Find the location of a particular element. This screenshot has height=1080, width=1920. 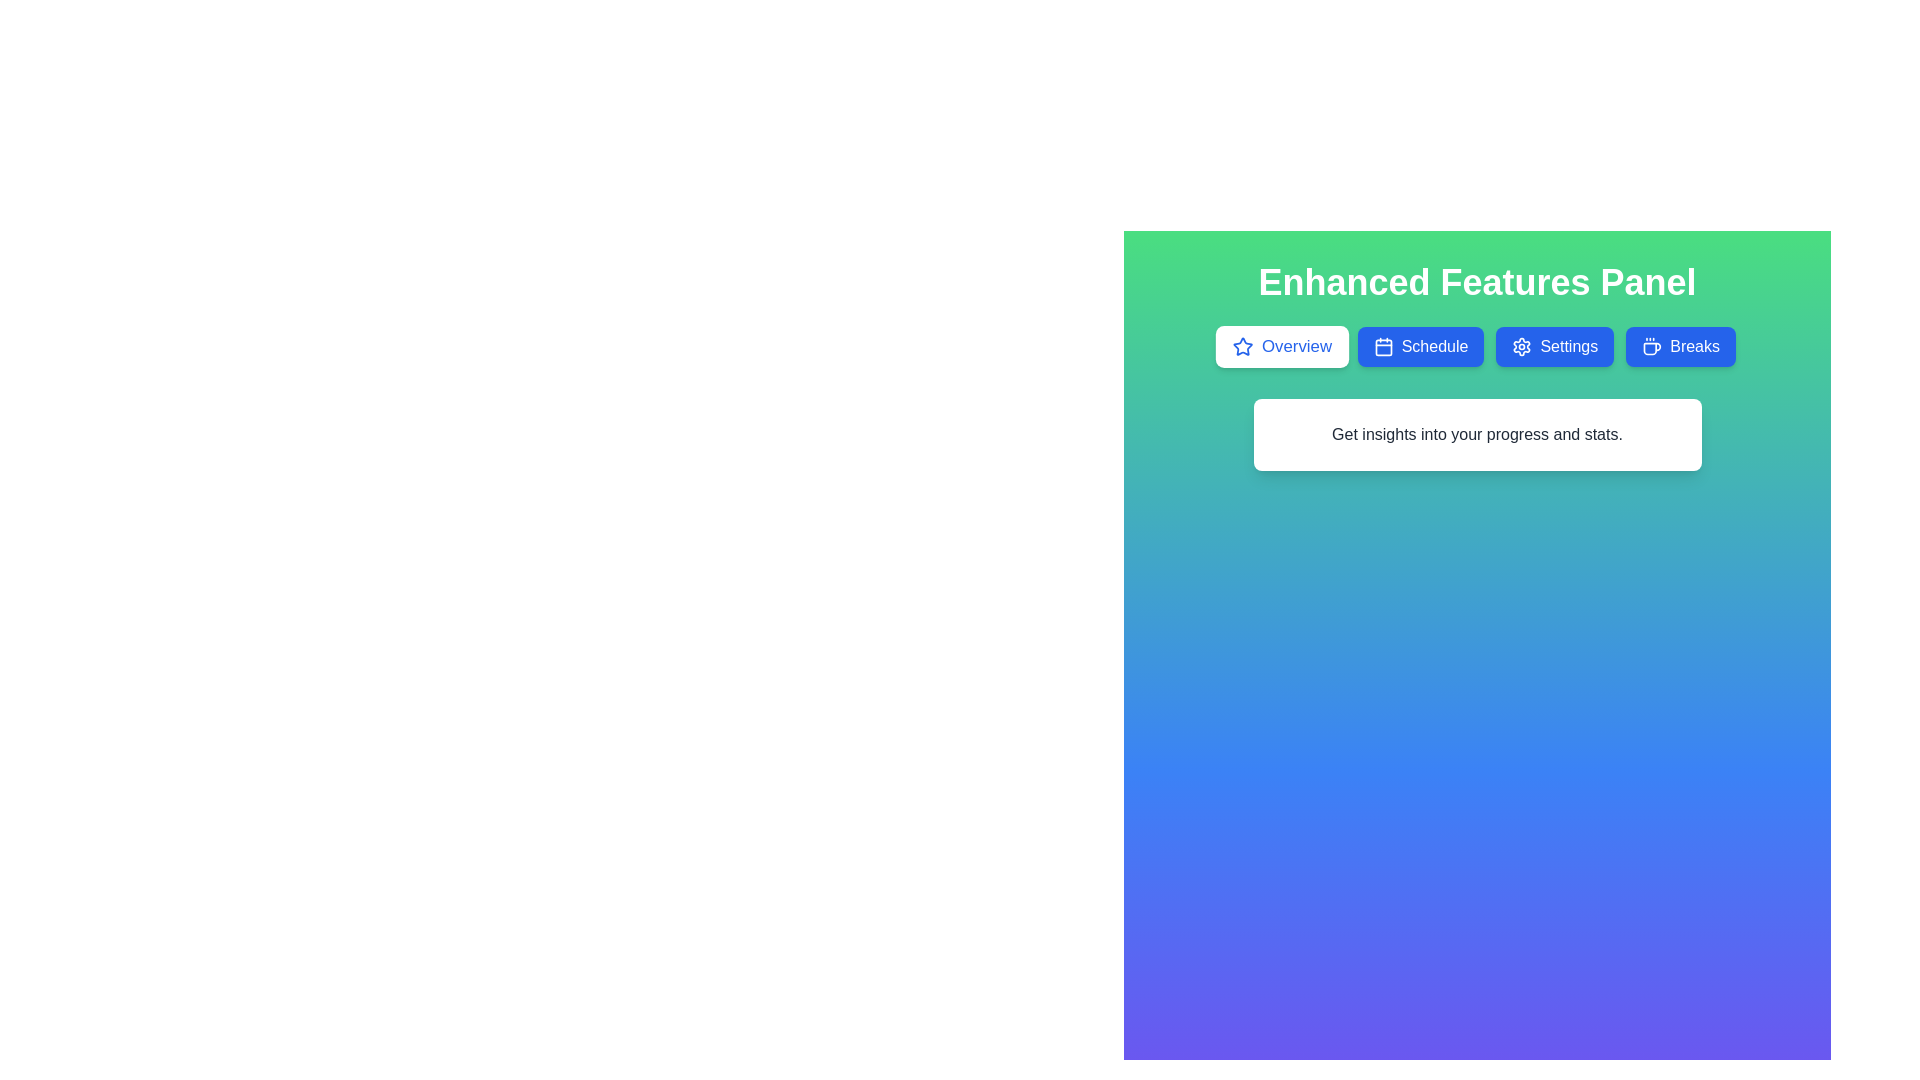

the cogwheel-shaped settings icon button, which is styled with a blue background and white outlines is located at coordinates (1521, 346).